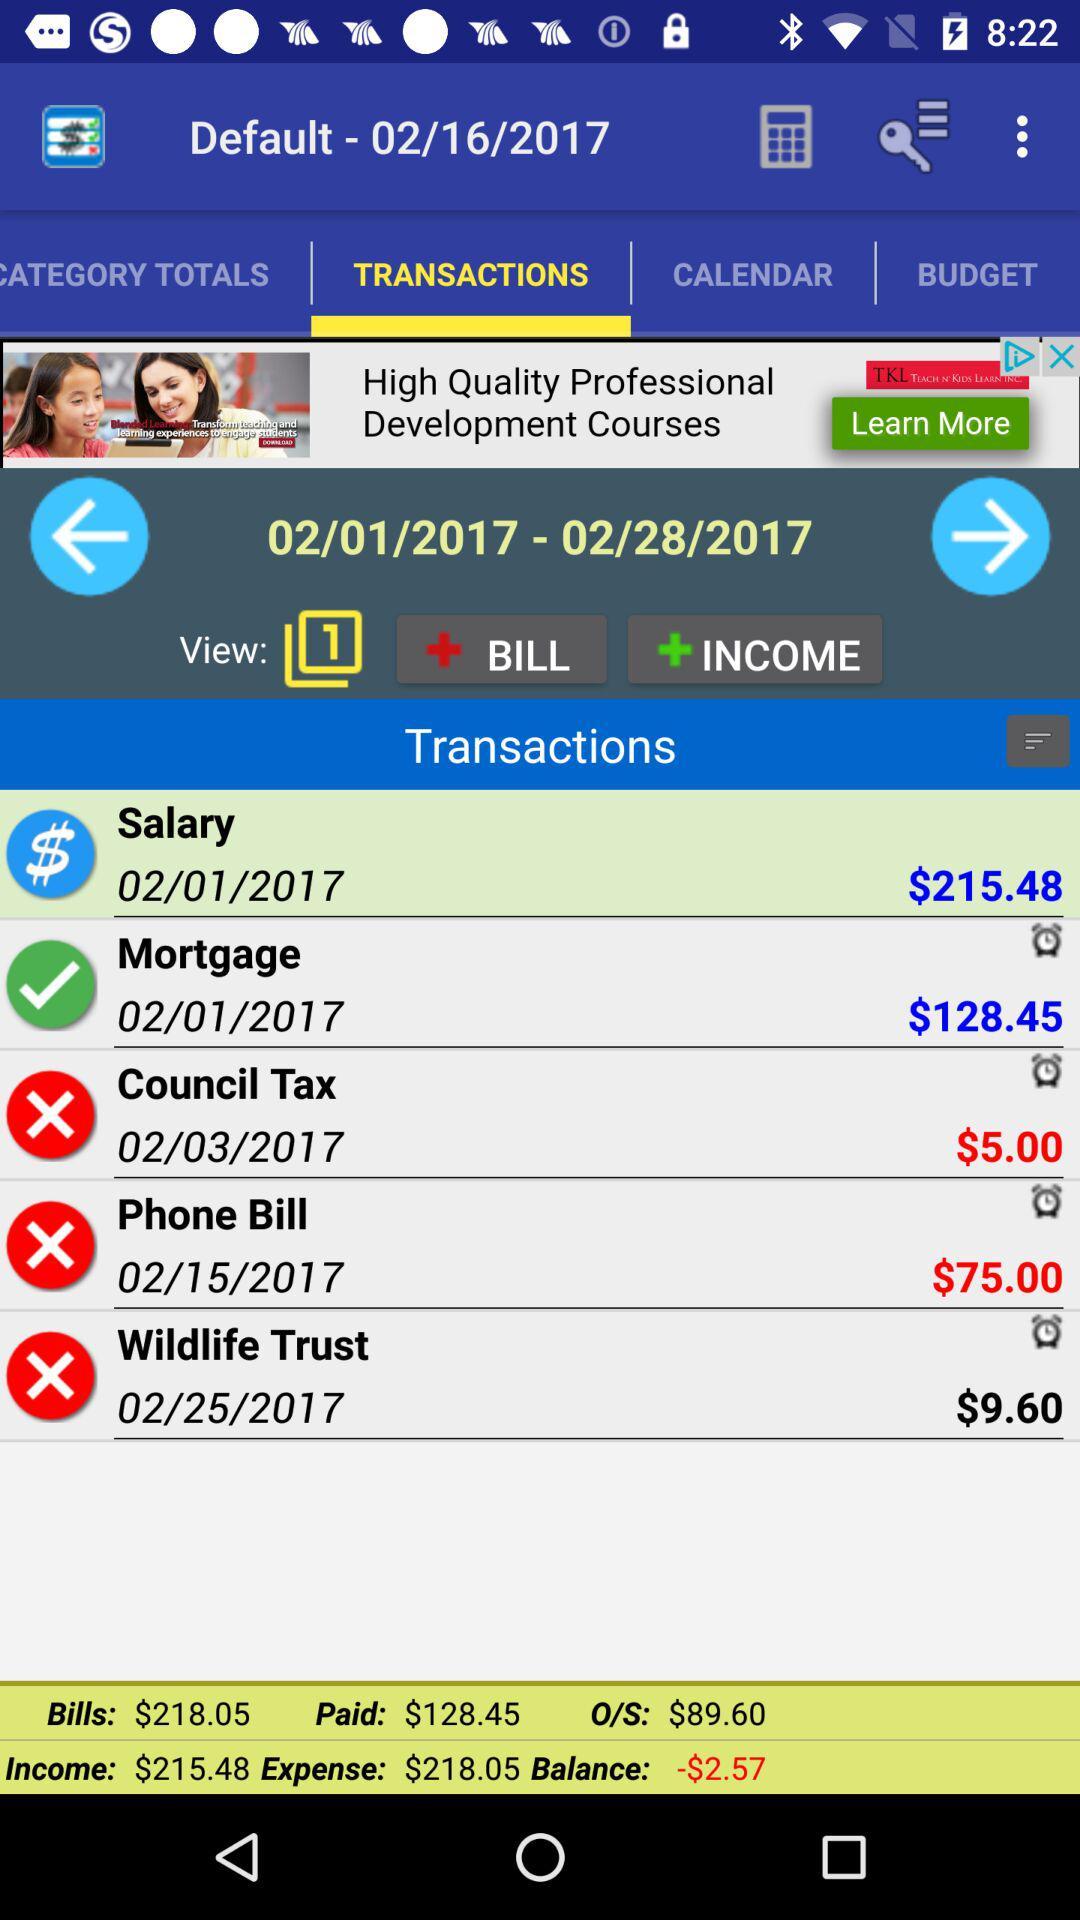 This screenshot has height=1920, width=1080. Describe the element at coordinates (990, 536) in the screenshot. I see `the next month` at that location.